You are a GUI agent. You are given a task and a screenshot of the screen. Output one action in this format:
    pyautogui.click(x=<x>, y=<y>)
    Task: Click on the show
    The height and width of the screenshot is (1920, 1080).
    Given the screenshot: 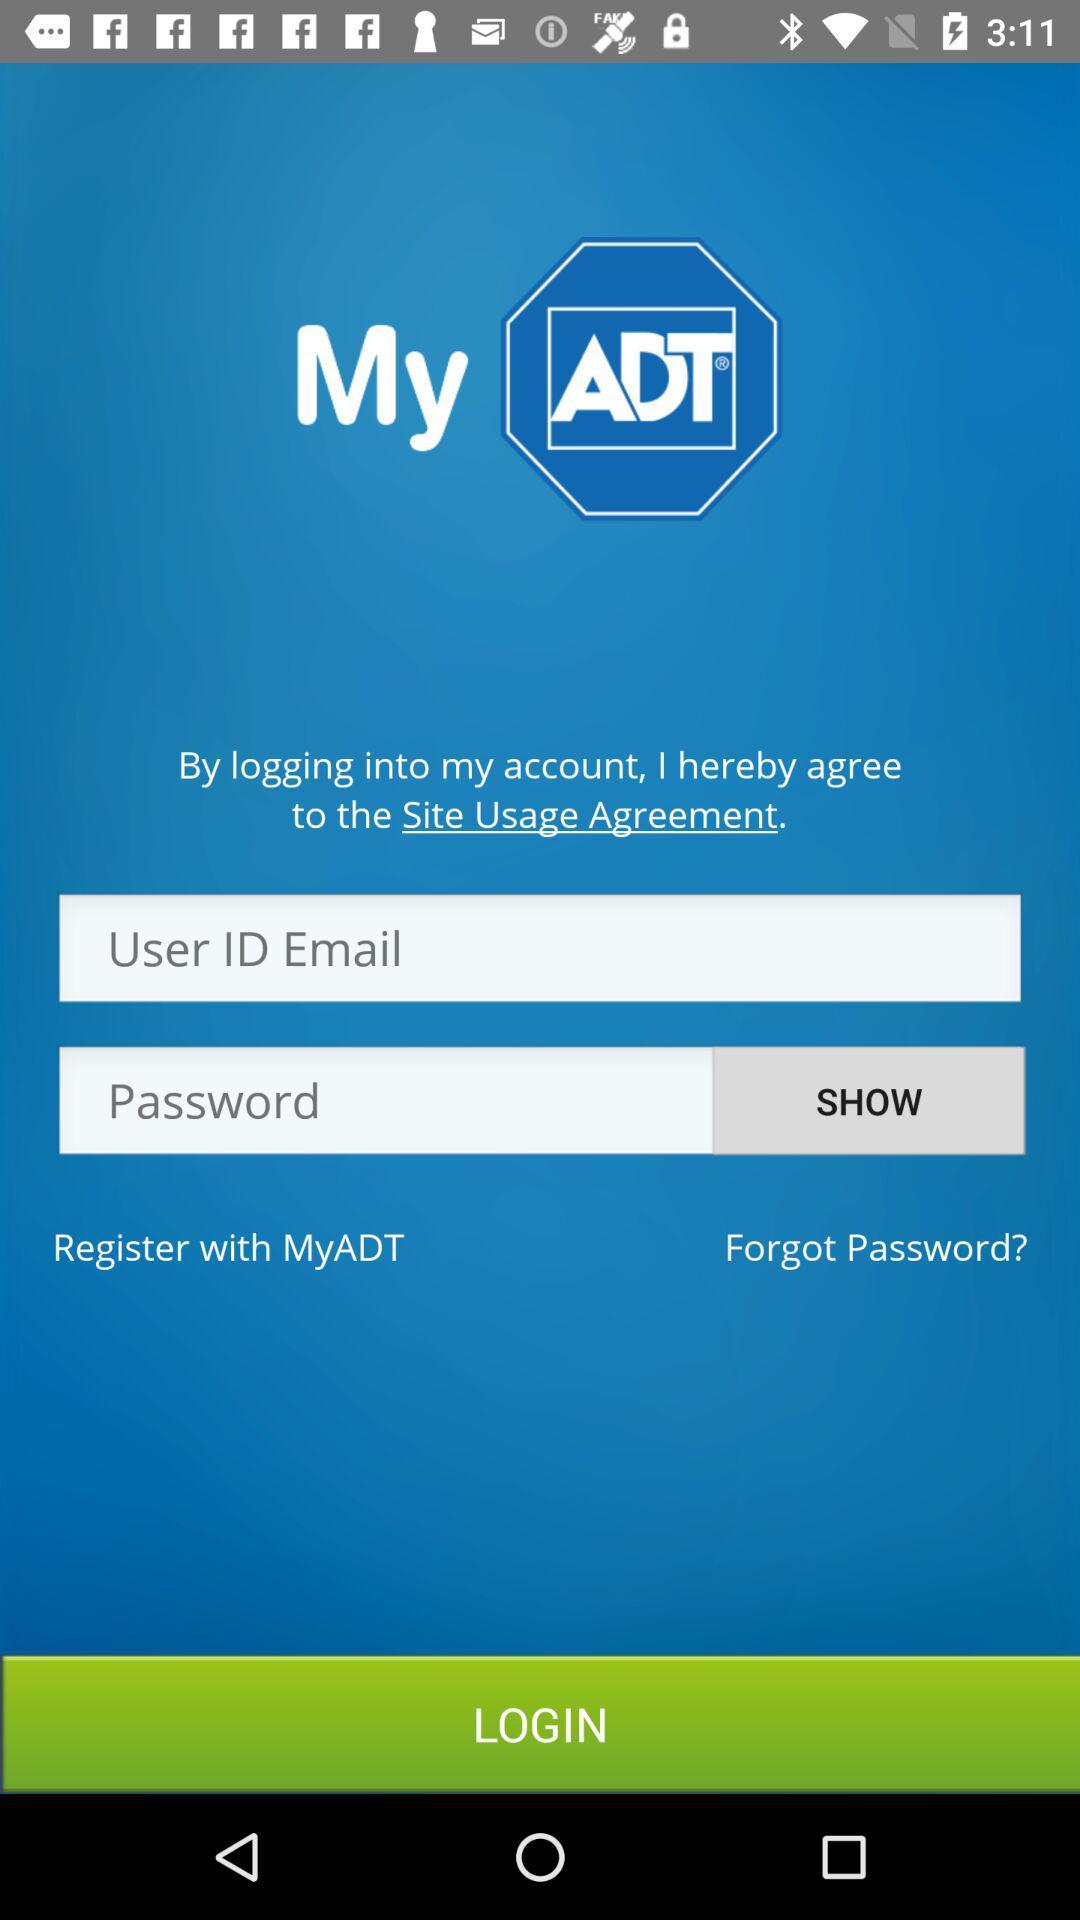 What is the action you would take?
    pyautogui.click(x=868, y=1100)
    